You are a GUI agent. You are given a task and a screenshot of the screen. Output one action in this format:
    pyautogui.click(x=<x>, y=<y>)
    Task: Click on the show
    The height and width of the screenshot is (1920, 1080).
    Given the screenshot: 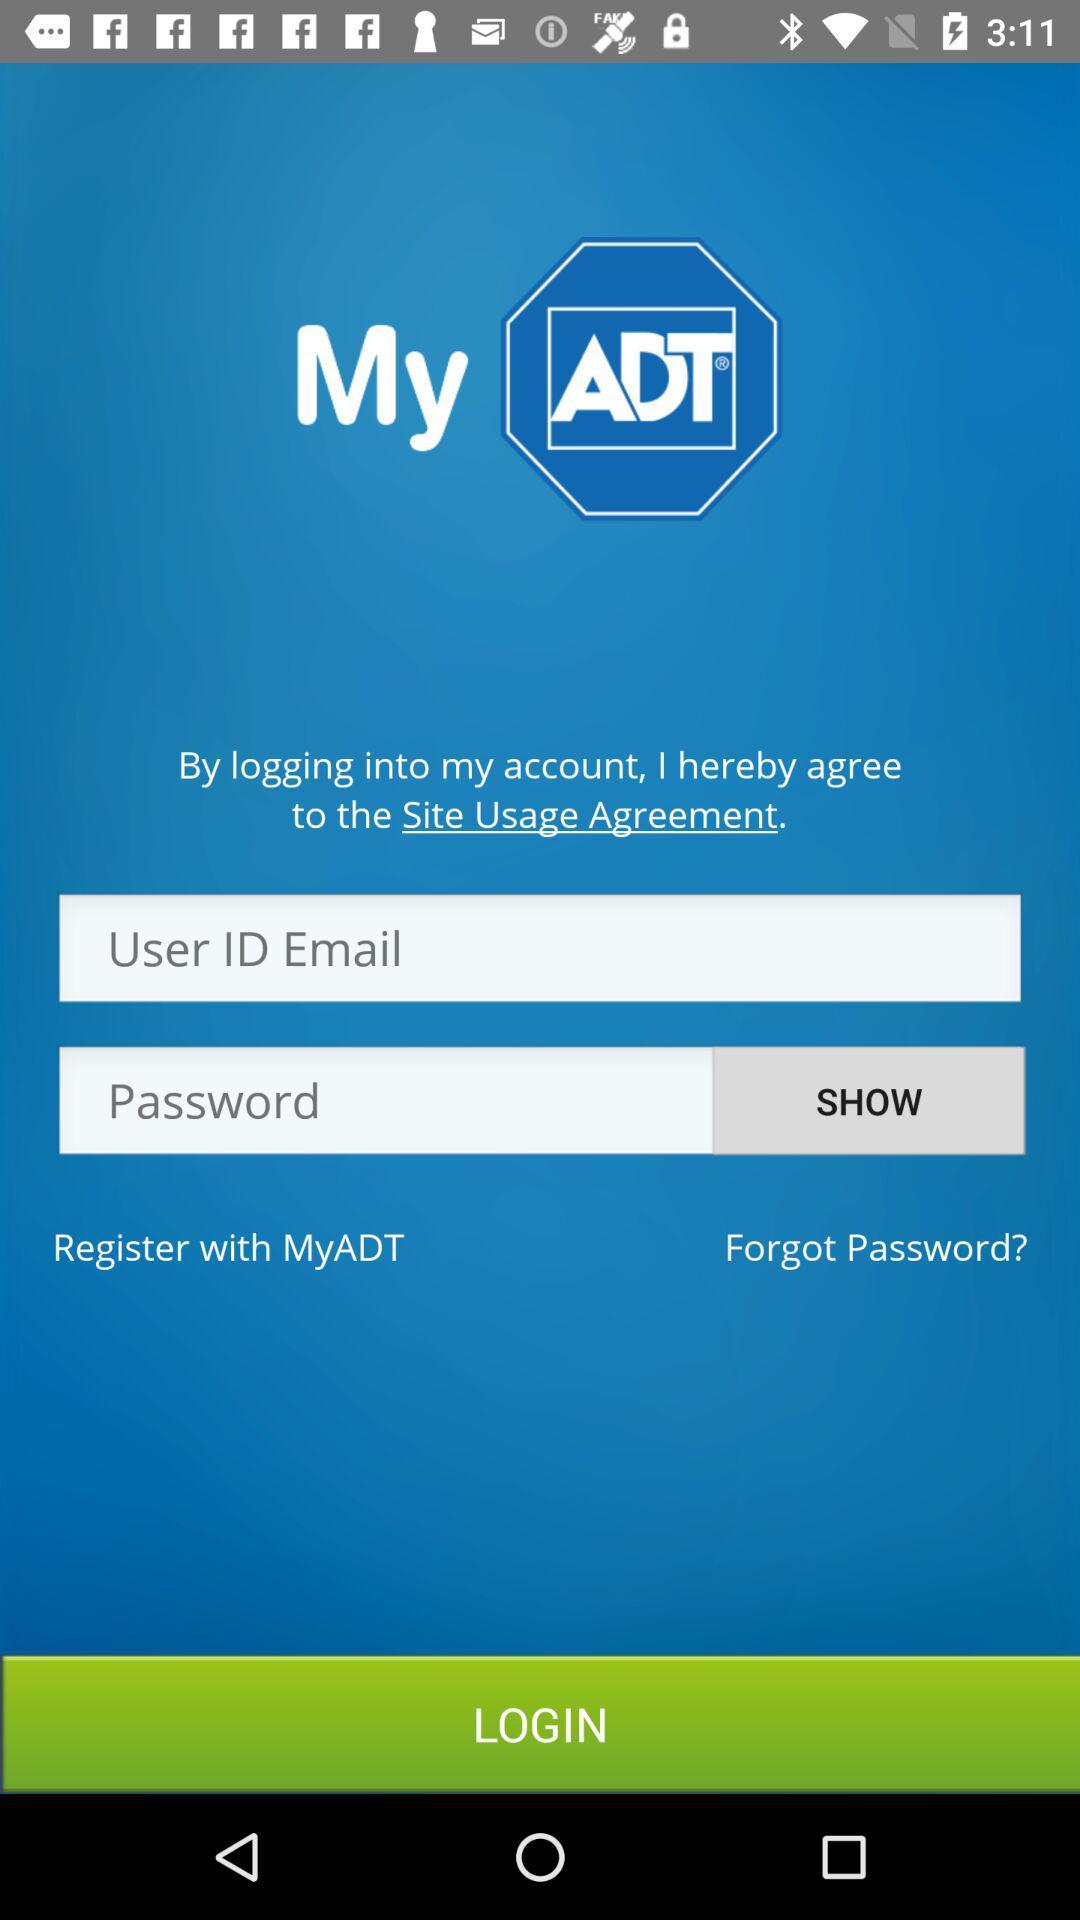 What is the action you would take?
    pyautogui.click(x=868, y=1100)
    